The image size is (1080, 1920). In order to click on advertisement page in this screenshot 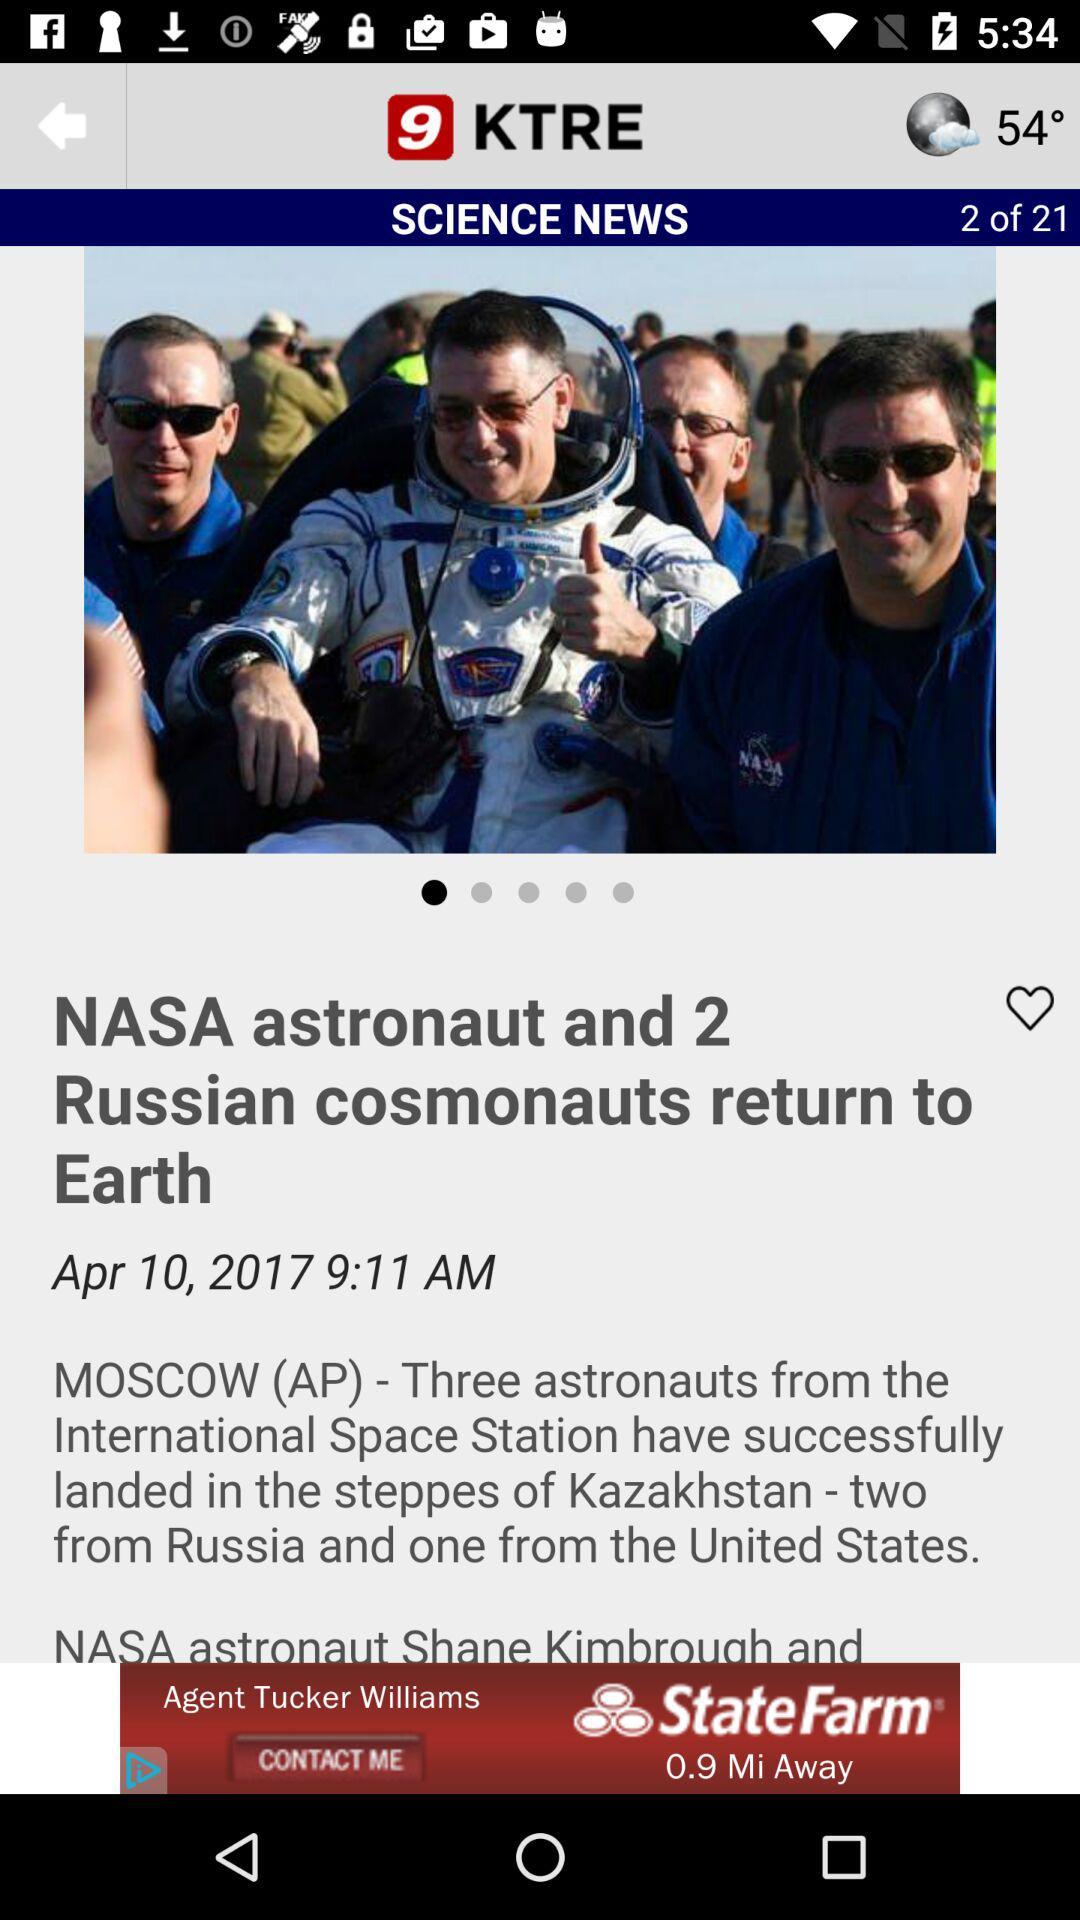, I will do `click(540, 1727)`.